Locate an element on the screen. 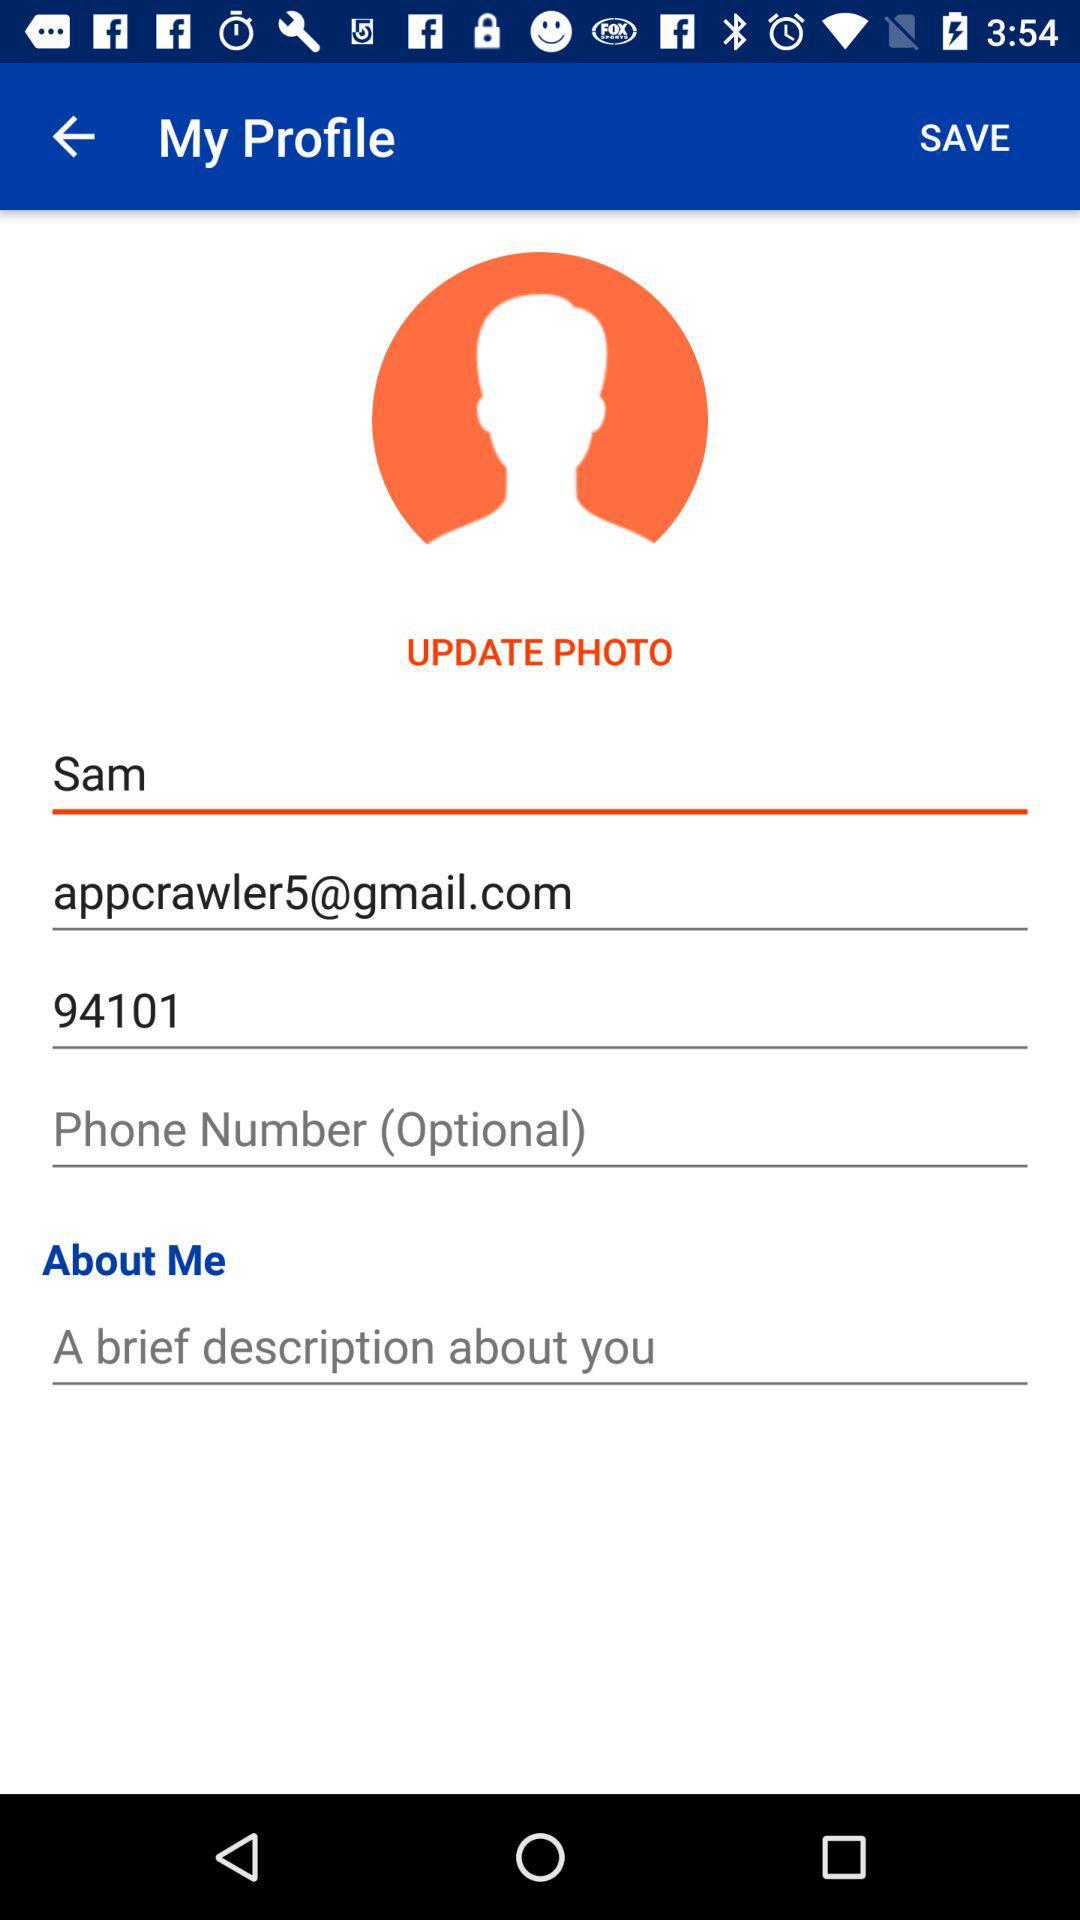 The height and width of the screenshot is (1920, 1080). sam is located at coordinates (540, 772).